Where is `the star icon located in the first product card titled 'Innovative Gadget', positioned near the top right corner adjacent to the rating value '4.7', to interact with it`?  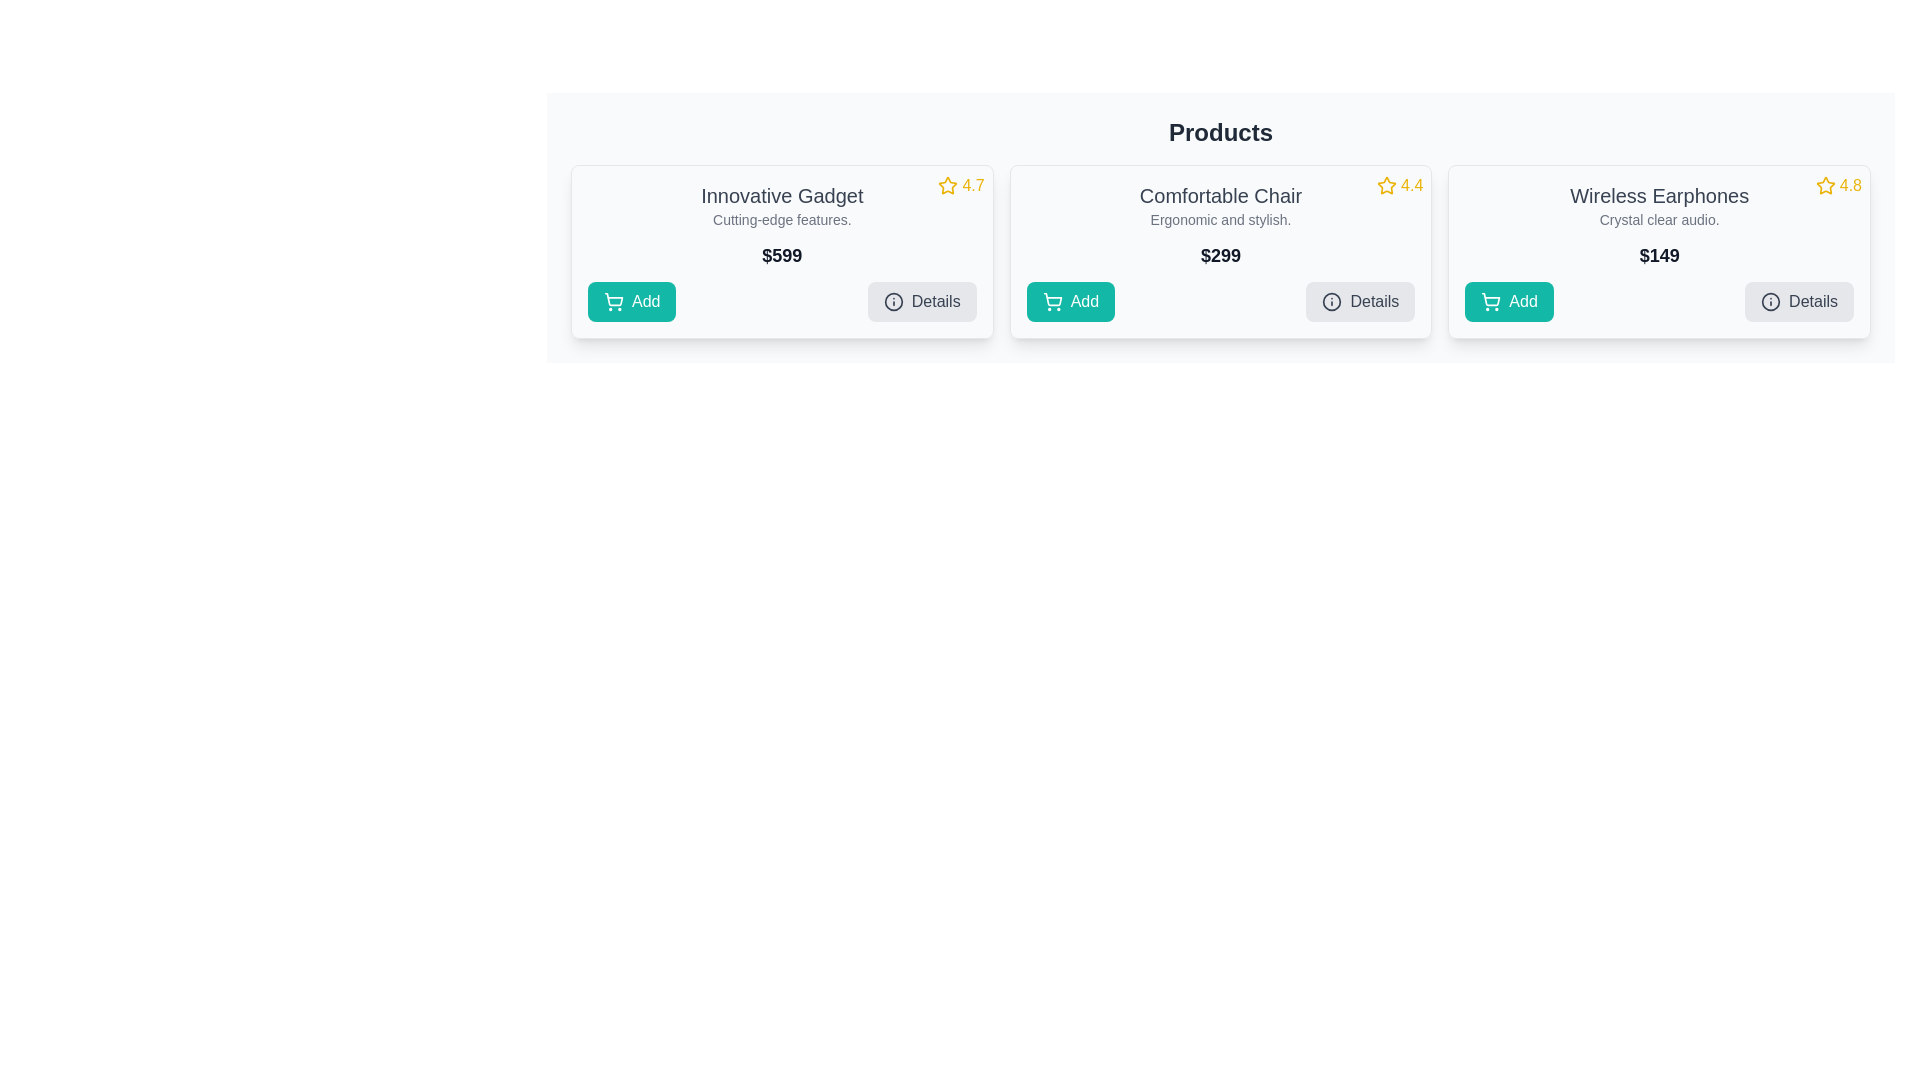 the star icon located in the first product card titled 'Innovative Gadget', positioned near the top right corner adjacent to the rating value '4.7', to interact with it is located at coordinates (947, 185).